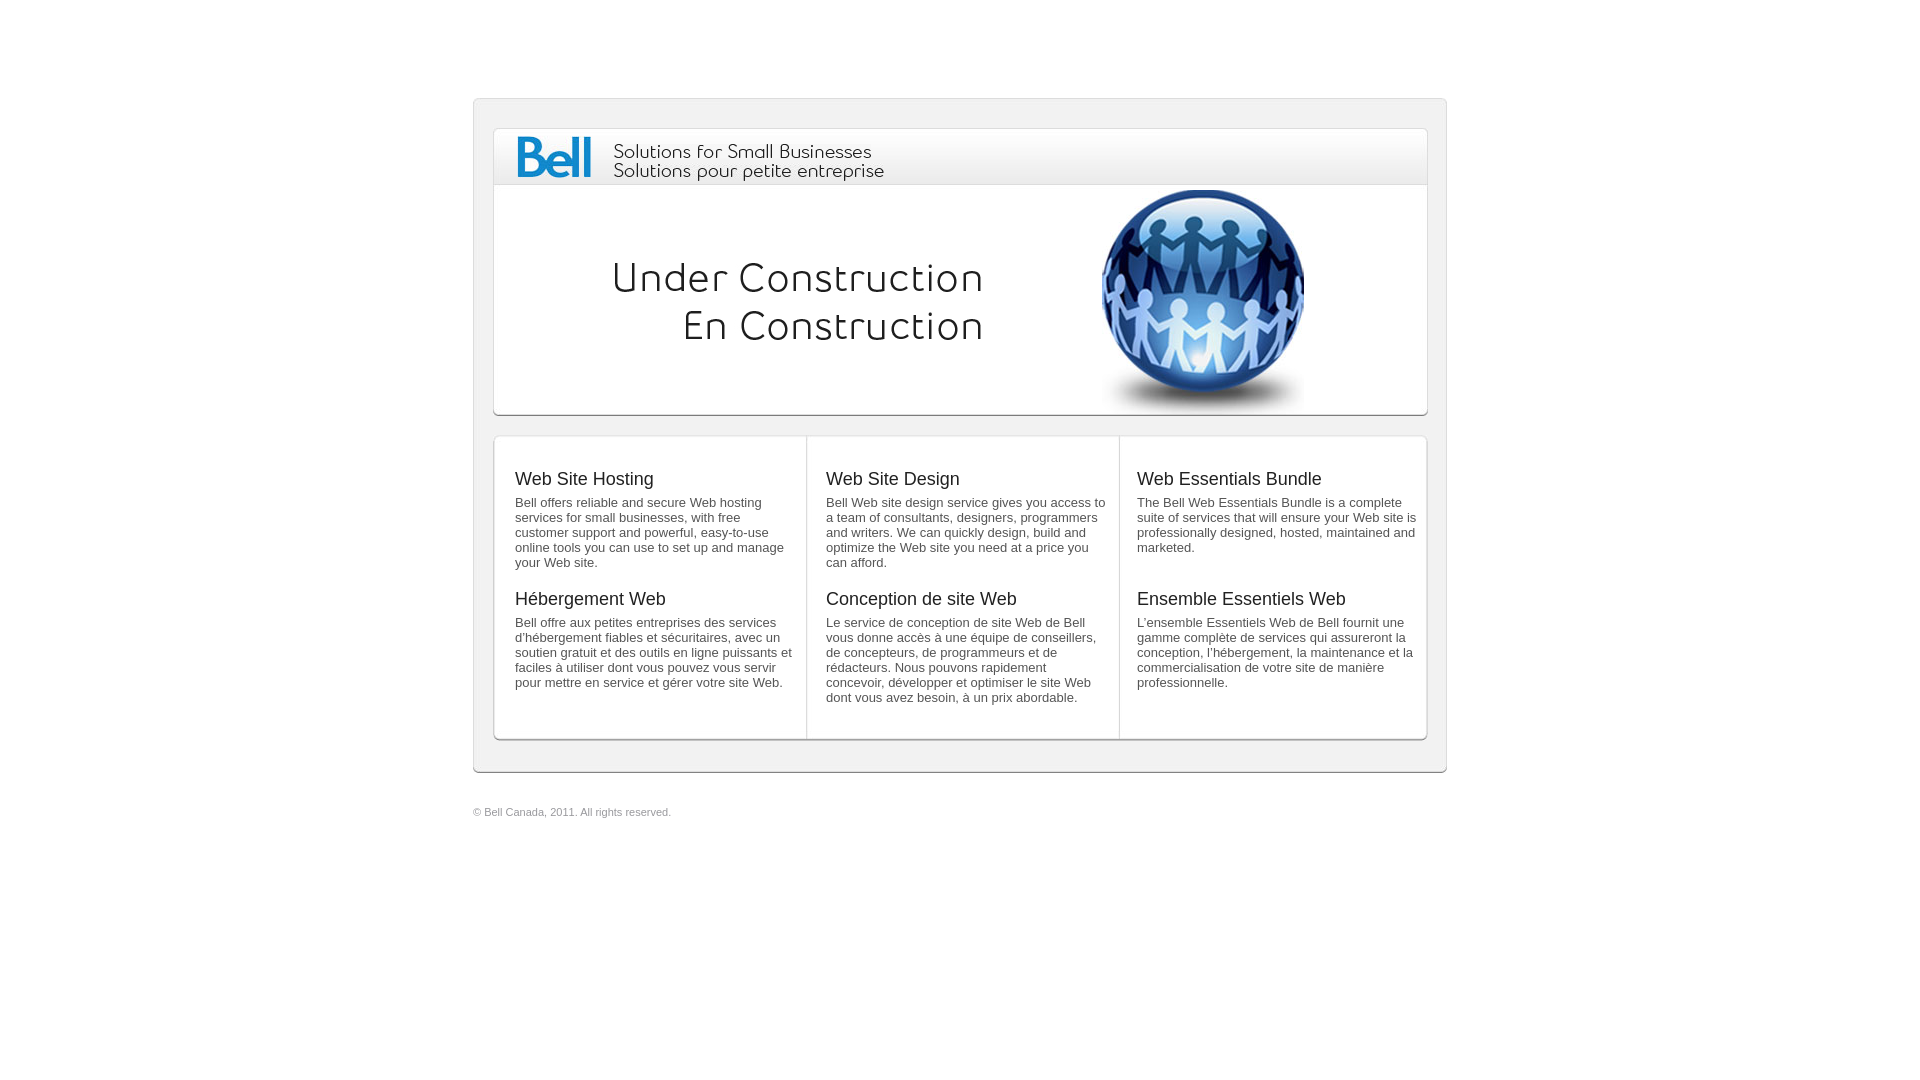  I want to click on 'En Construction', so click(686, 324).